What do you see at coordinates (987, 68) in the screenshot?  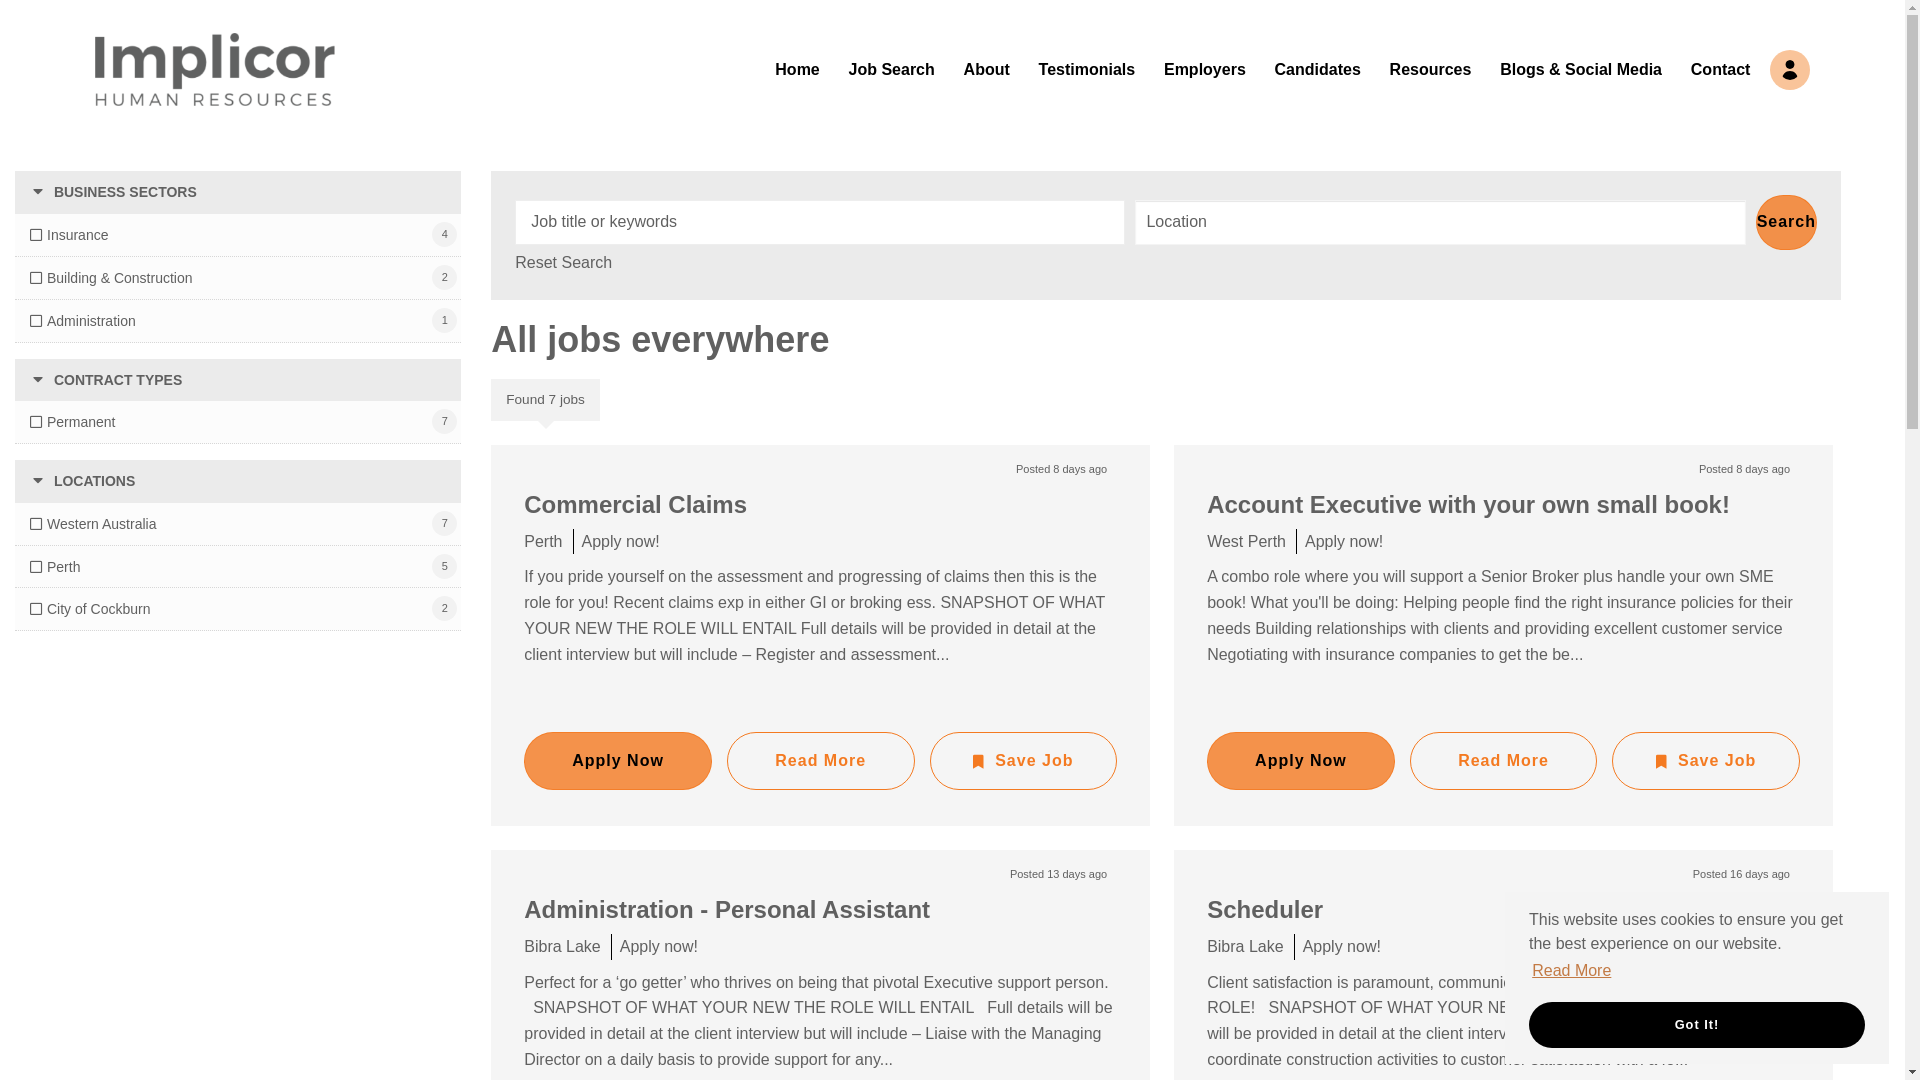 I see `'About'` at bounding box center [987, 68].